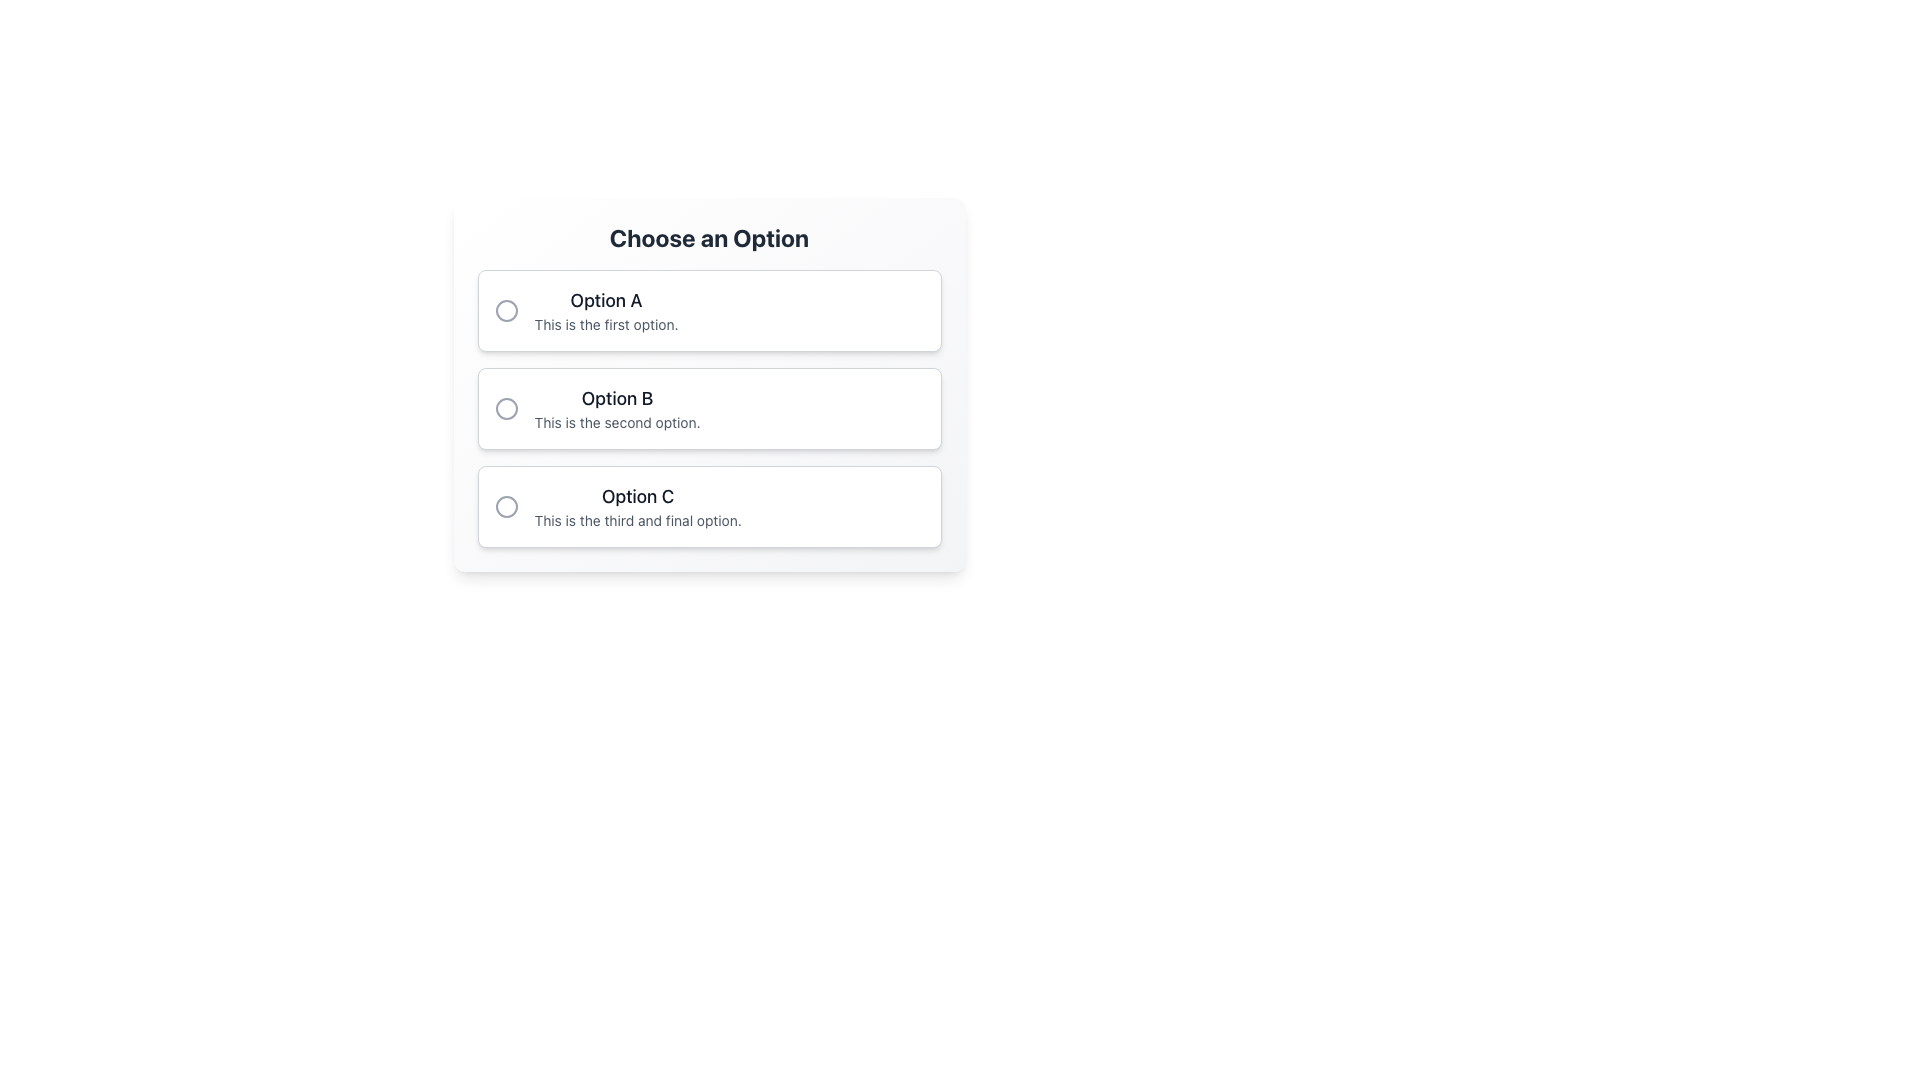 The image size is (1920, 1080). Describe the element at coordinates (506, 407) in the screenshot. I see `the unselected radio button located in the second option row next to the text label 'Option B'` at that location.